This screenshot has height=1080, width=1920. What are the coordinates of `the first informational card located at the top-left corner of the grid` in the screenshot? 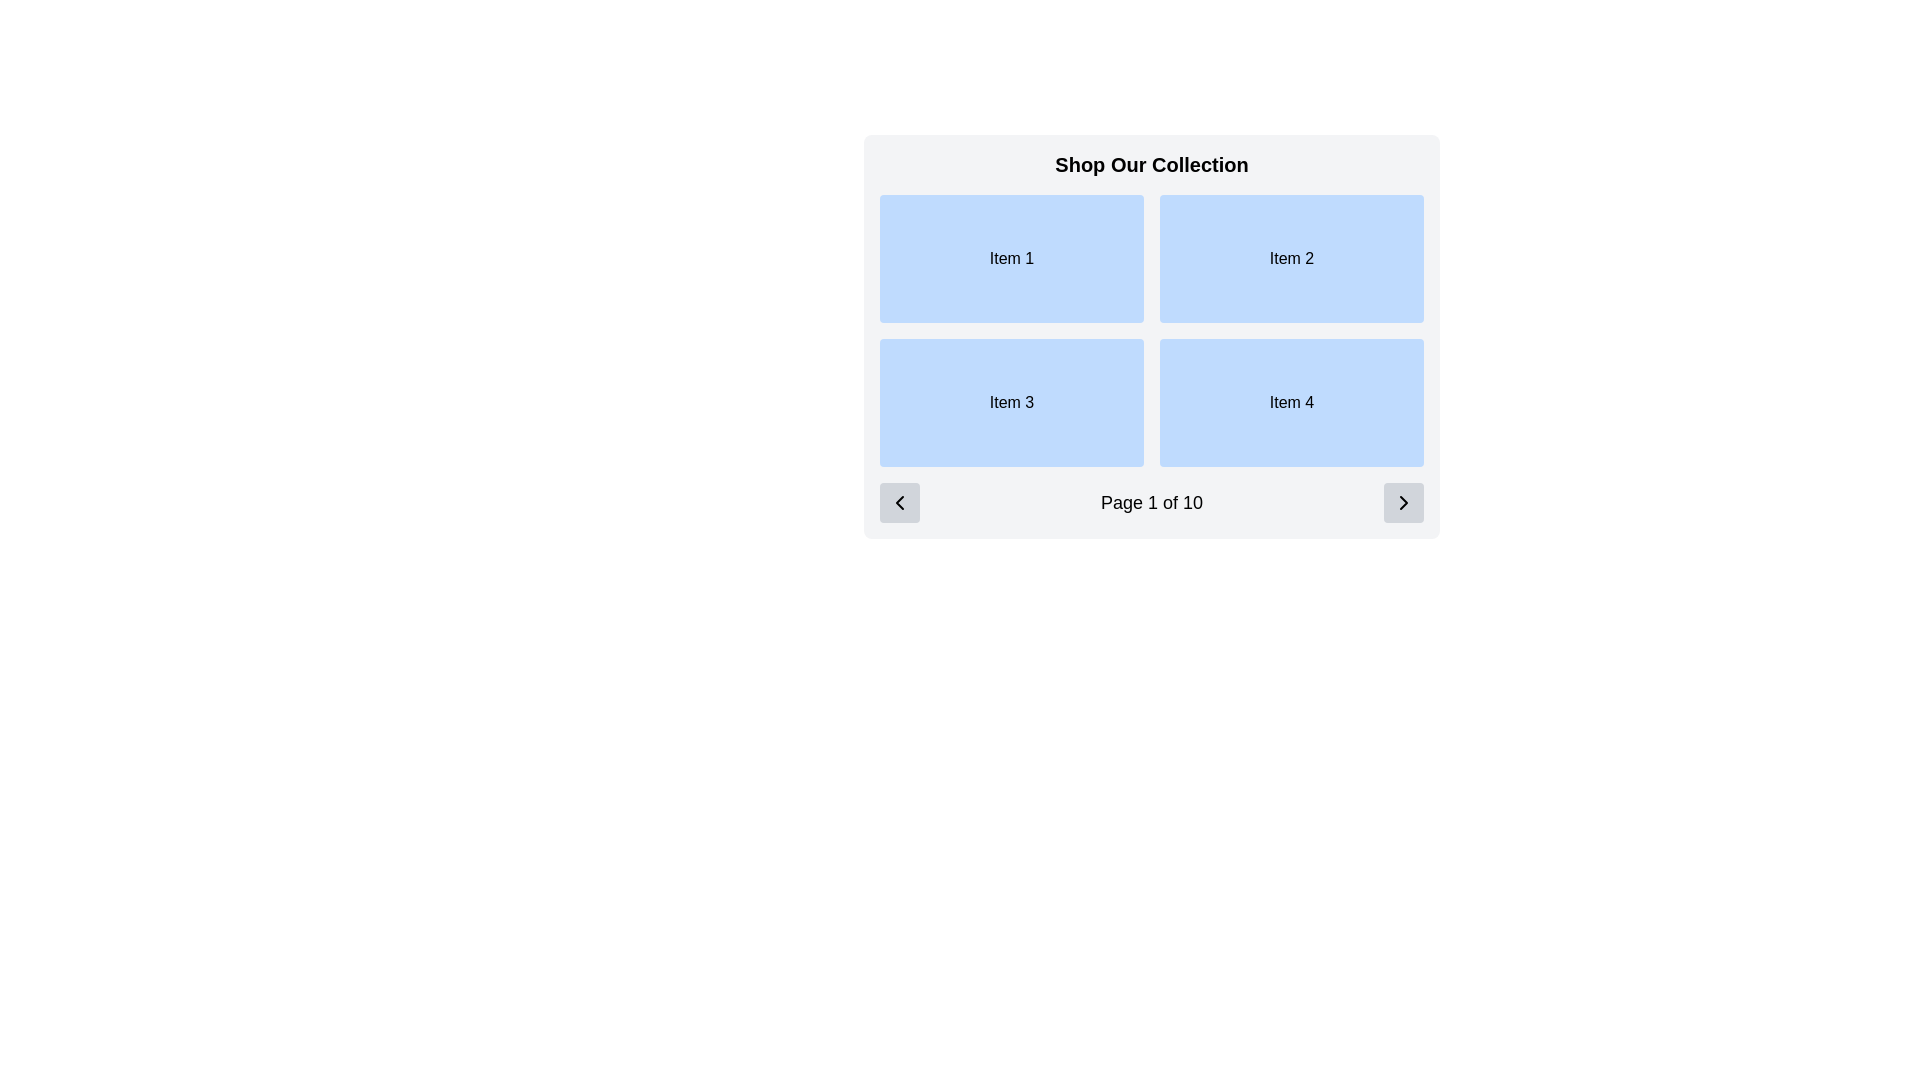 It's located at (1012, 257).